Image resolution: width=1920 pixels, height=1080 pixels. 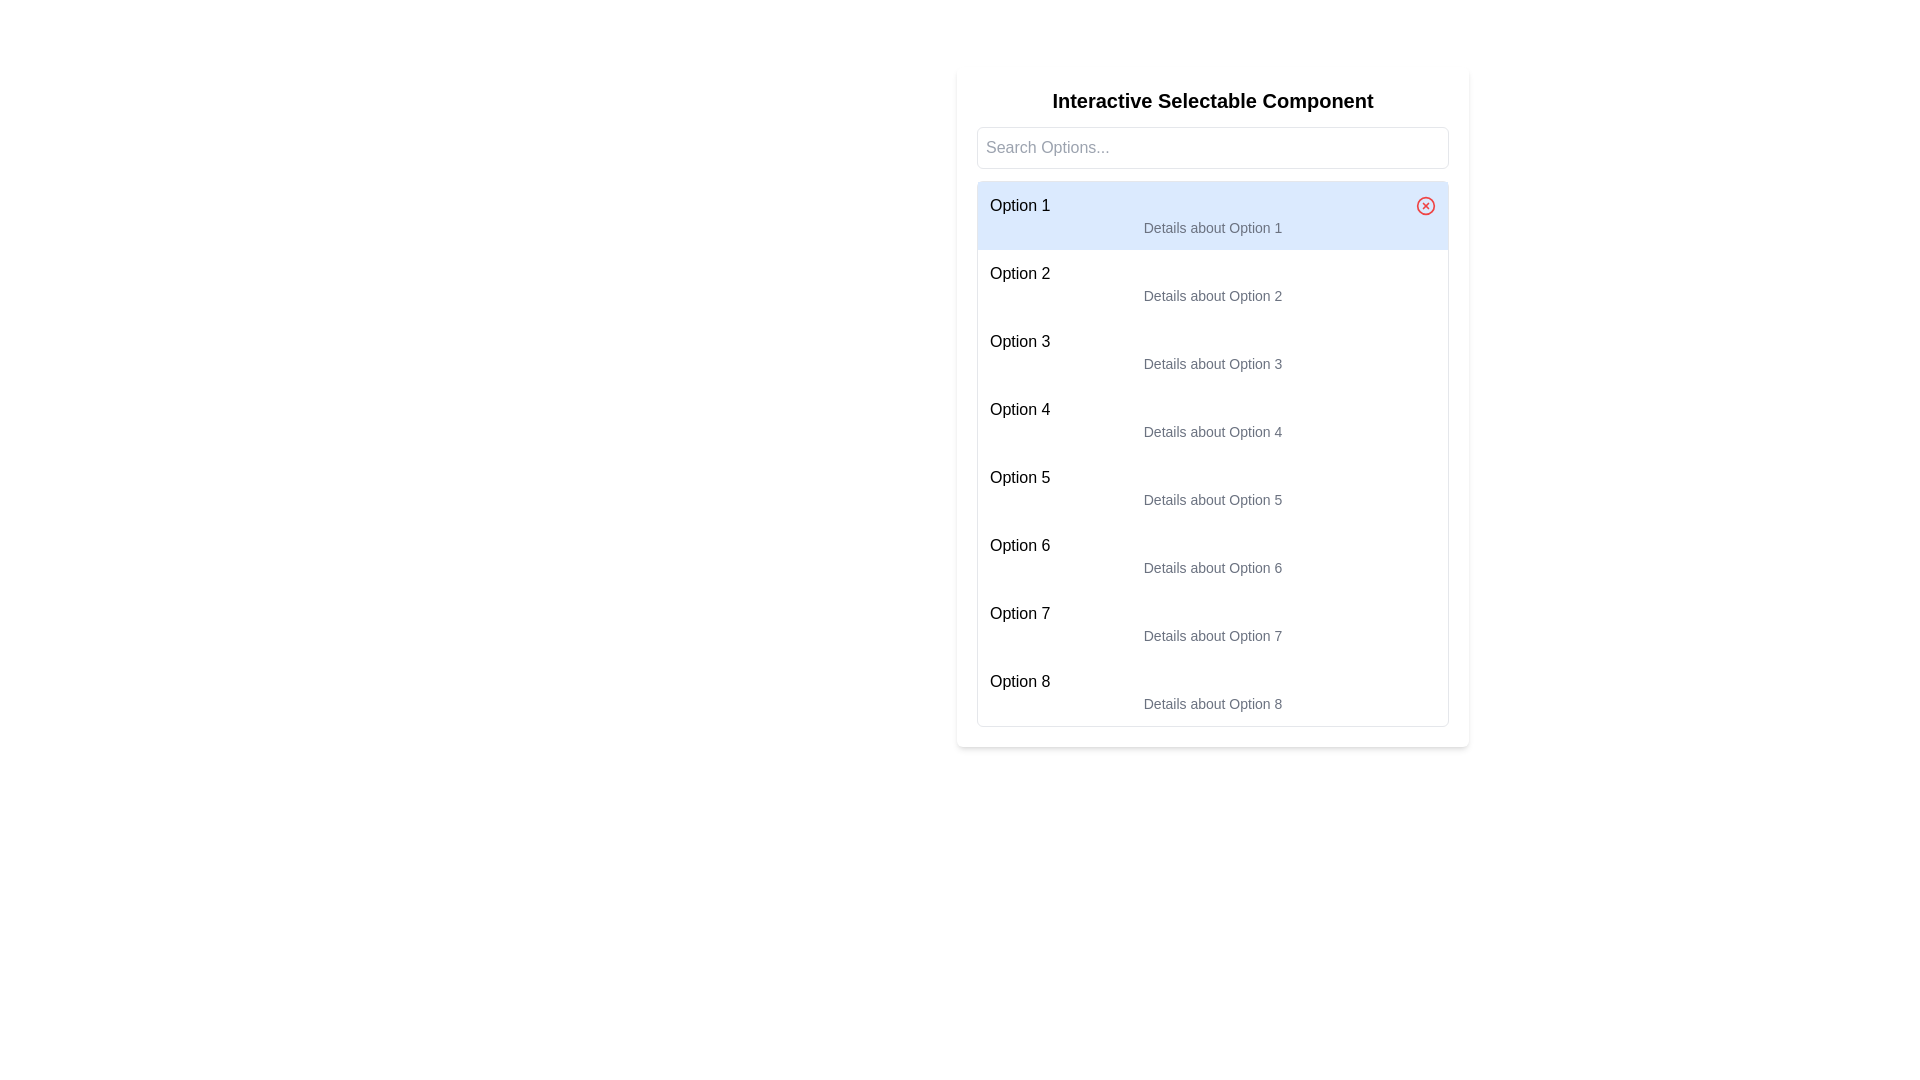 I want to click on text from the label element located in the third position of an interactive list, which provides a textual representation of an option, so click(x=1020, y=341).